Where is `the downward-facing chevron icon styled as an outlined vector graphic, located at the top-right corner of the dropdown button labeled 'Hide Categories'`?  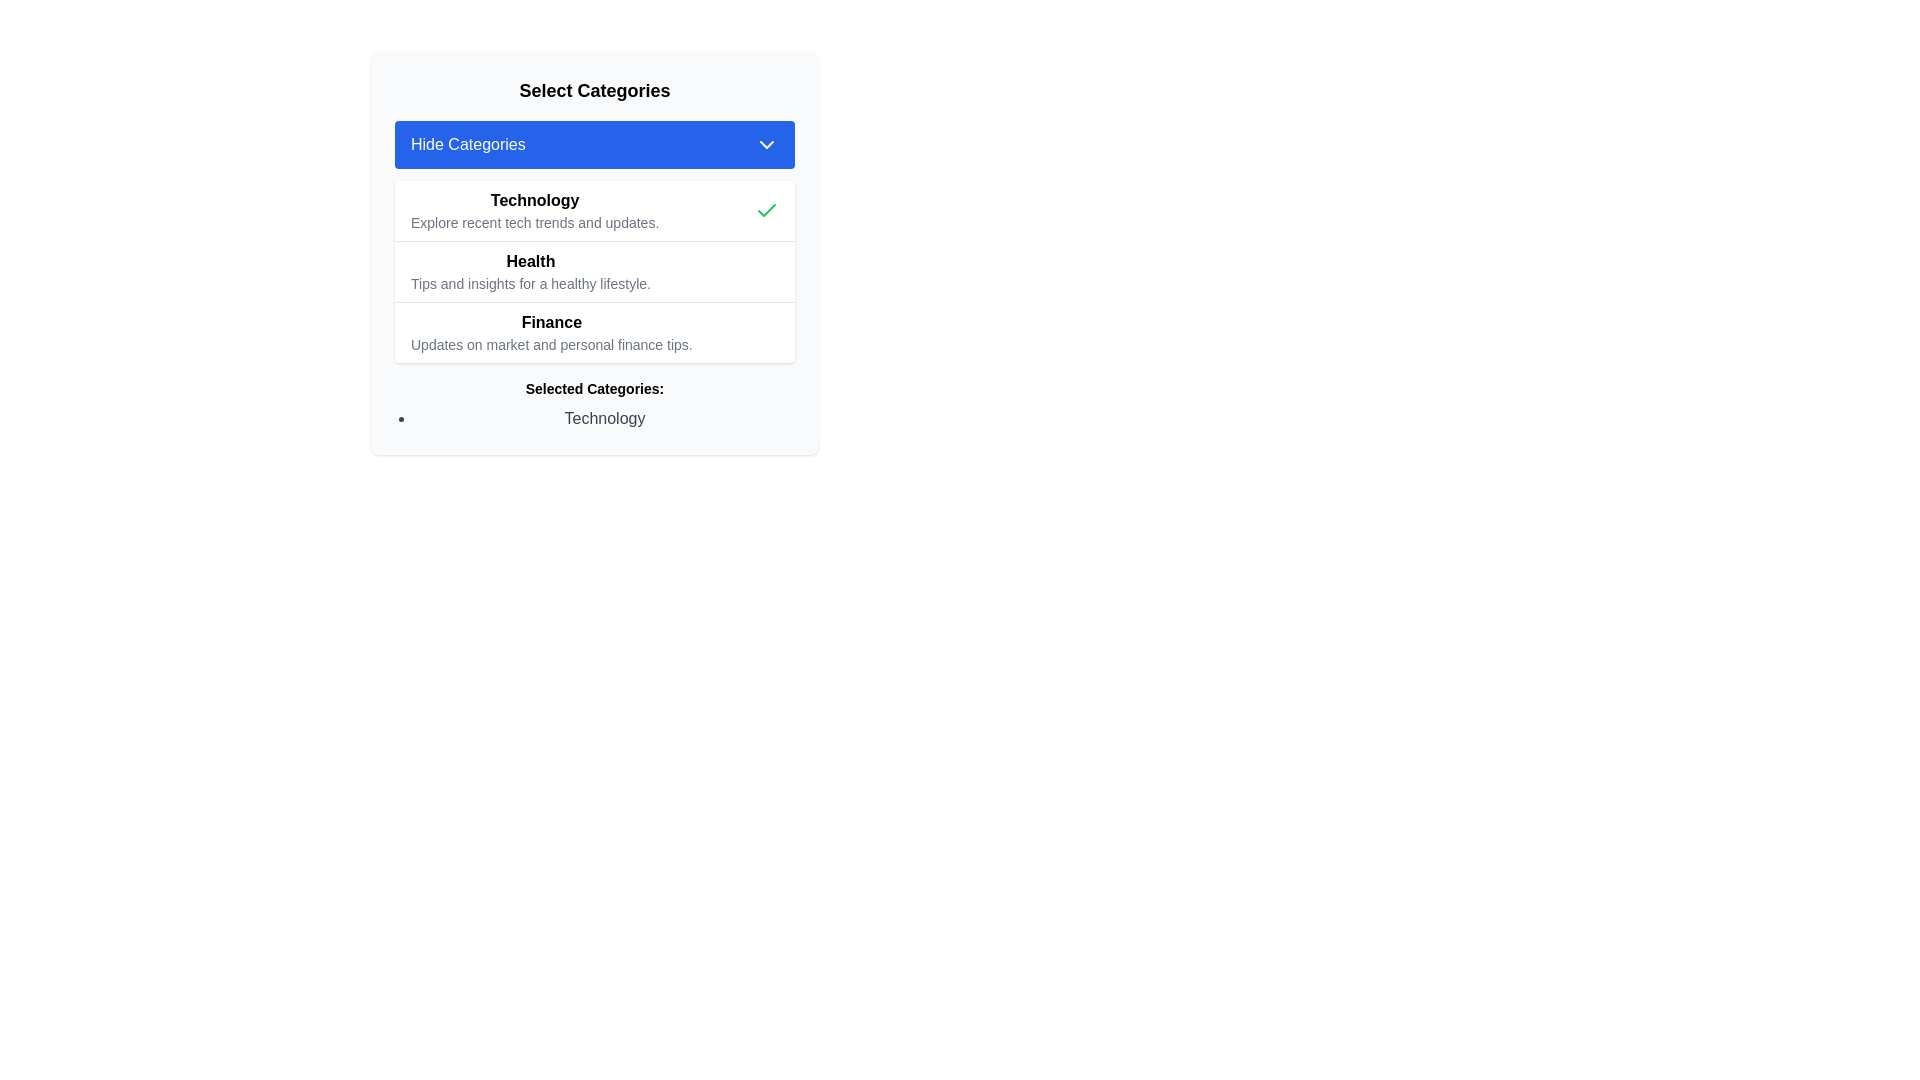
the downward-facing chevron icon styled as an outlined vector graphic, located at the top-right corner of the dropdown button labeled 'Hide Categories' is located at coordinates (766, 144).